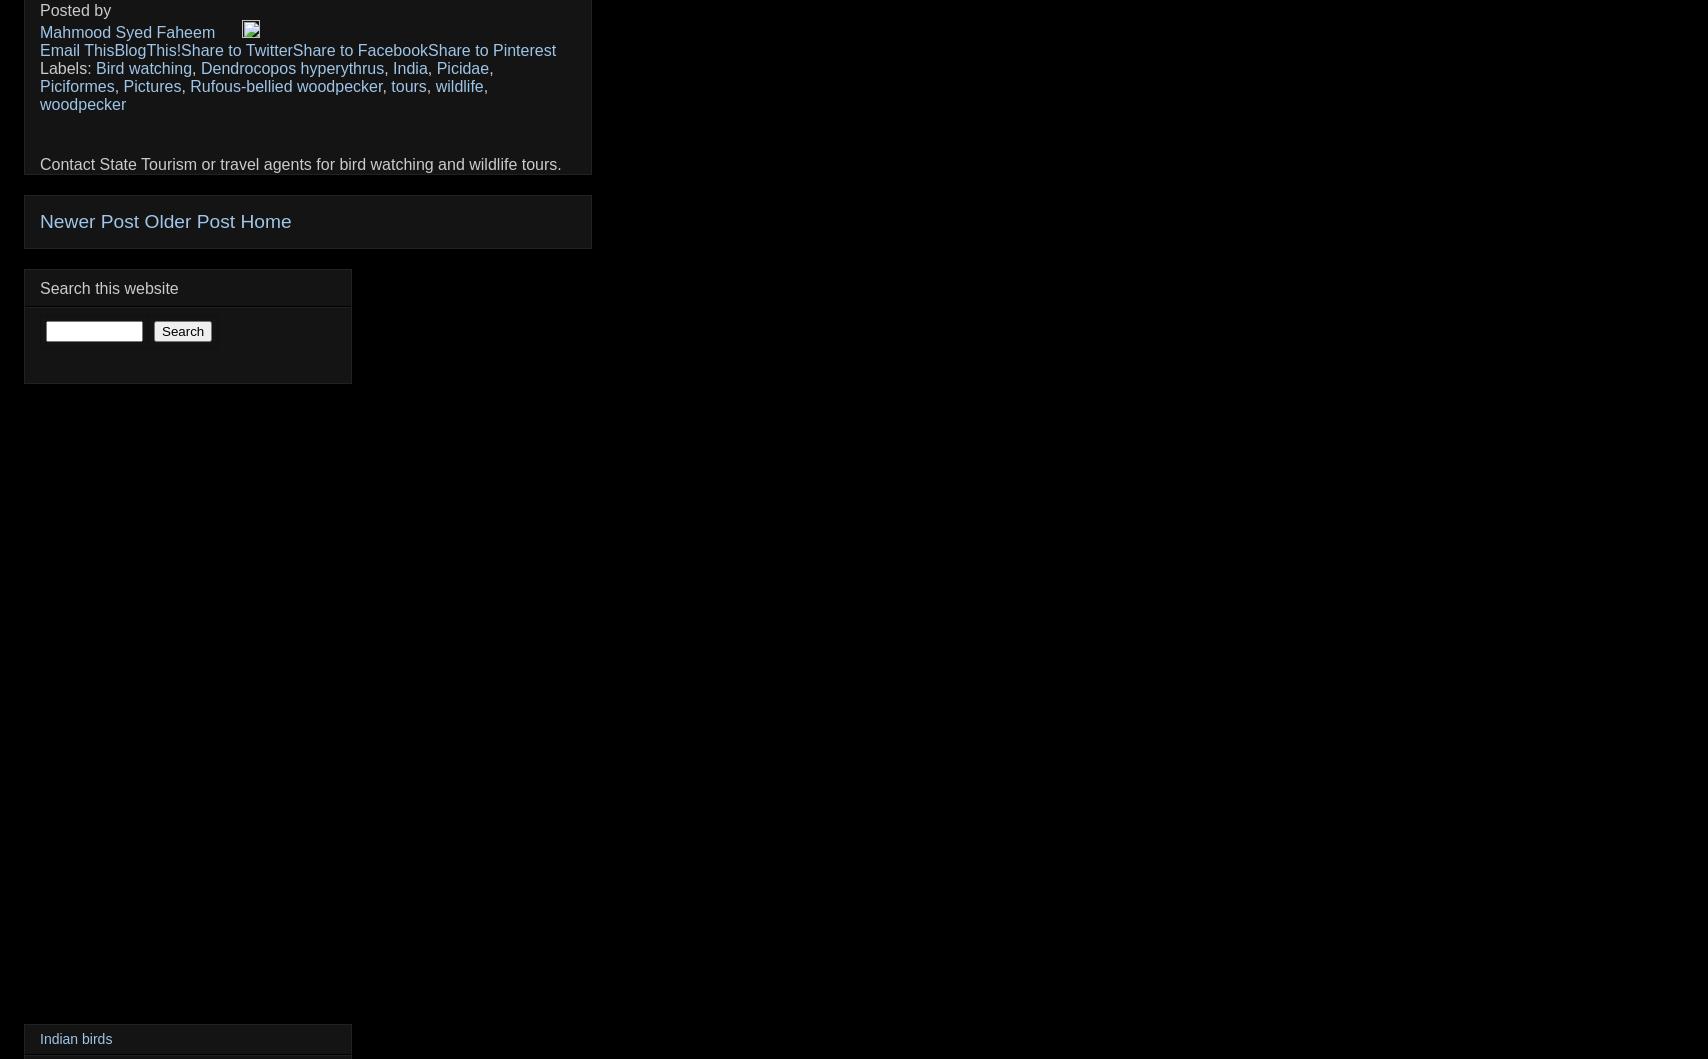  I want to click on 'Email This', so click(77, 50).